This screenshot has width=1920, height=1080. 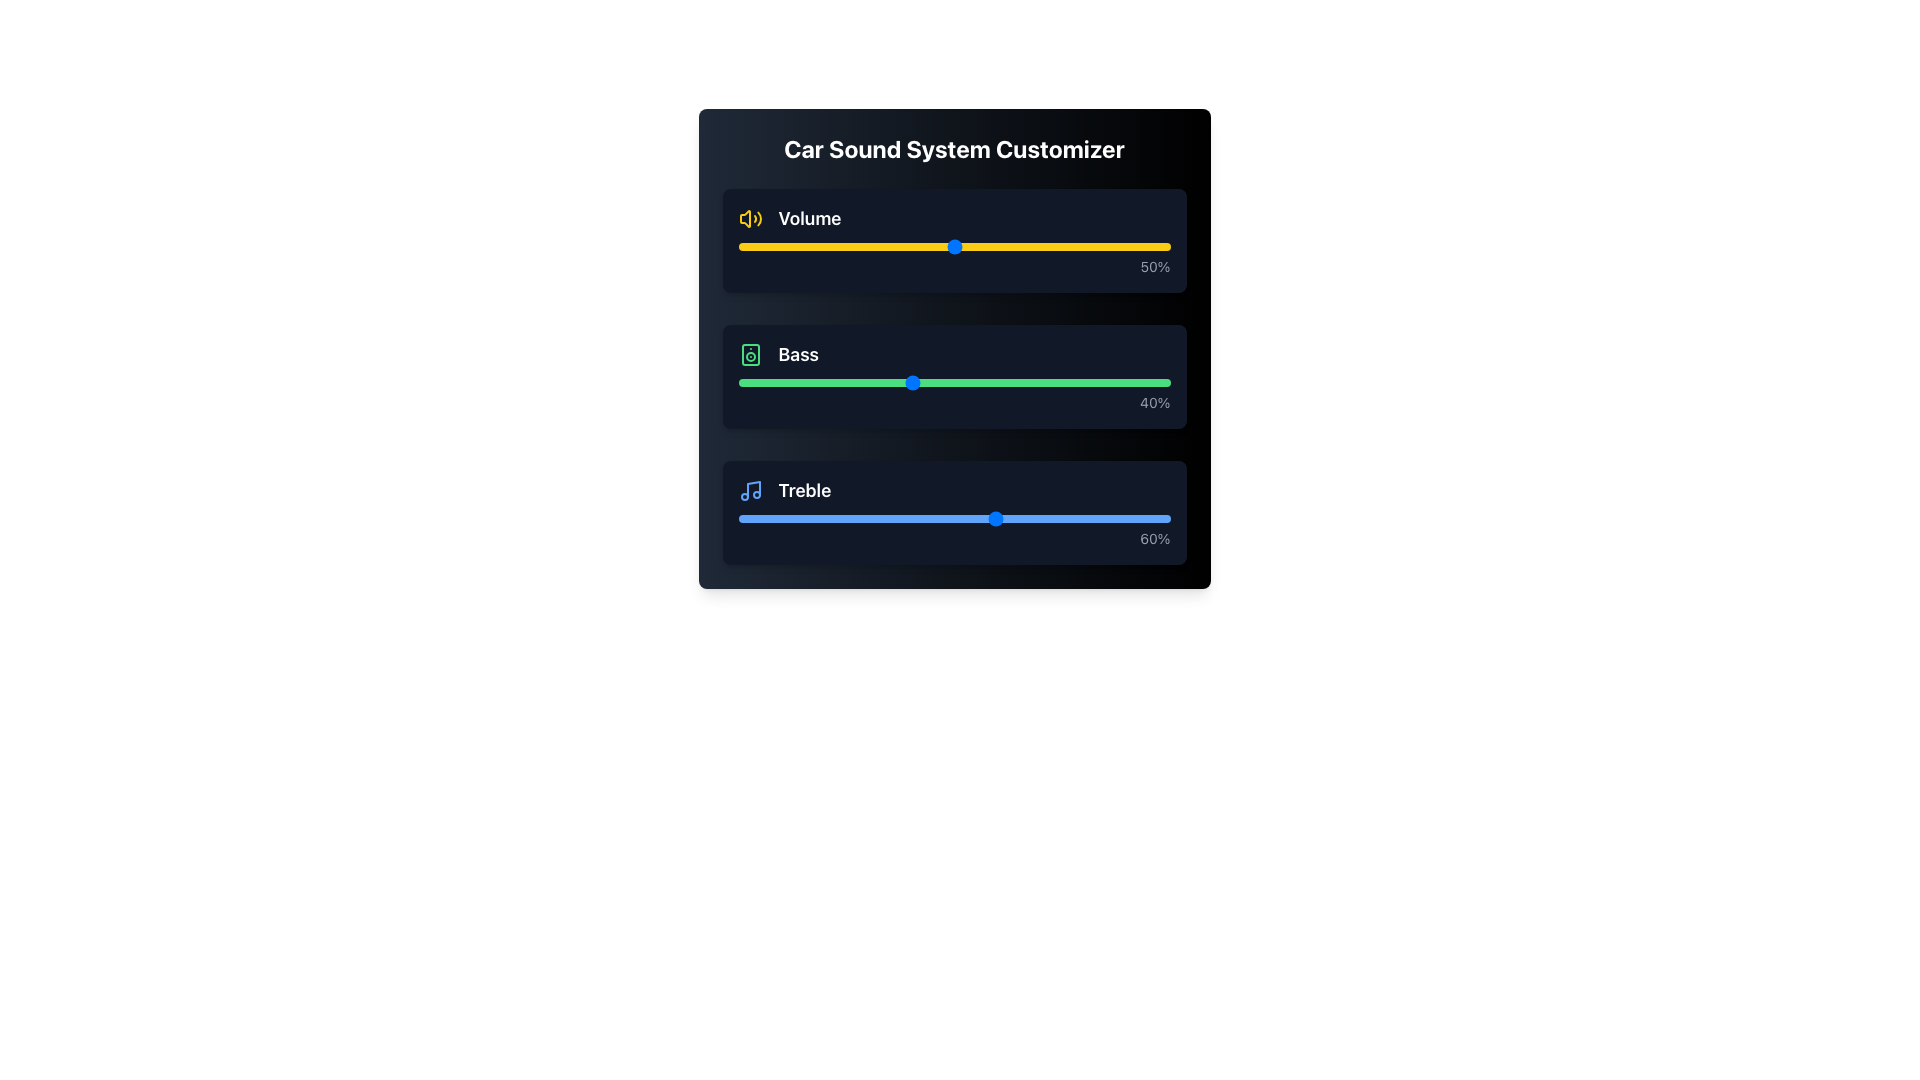 I want to click on the volume, so click(x=1166, y=245).